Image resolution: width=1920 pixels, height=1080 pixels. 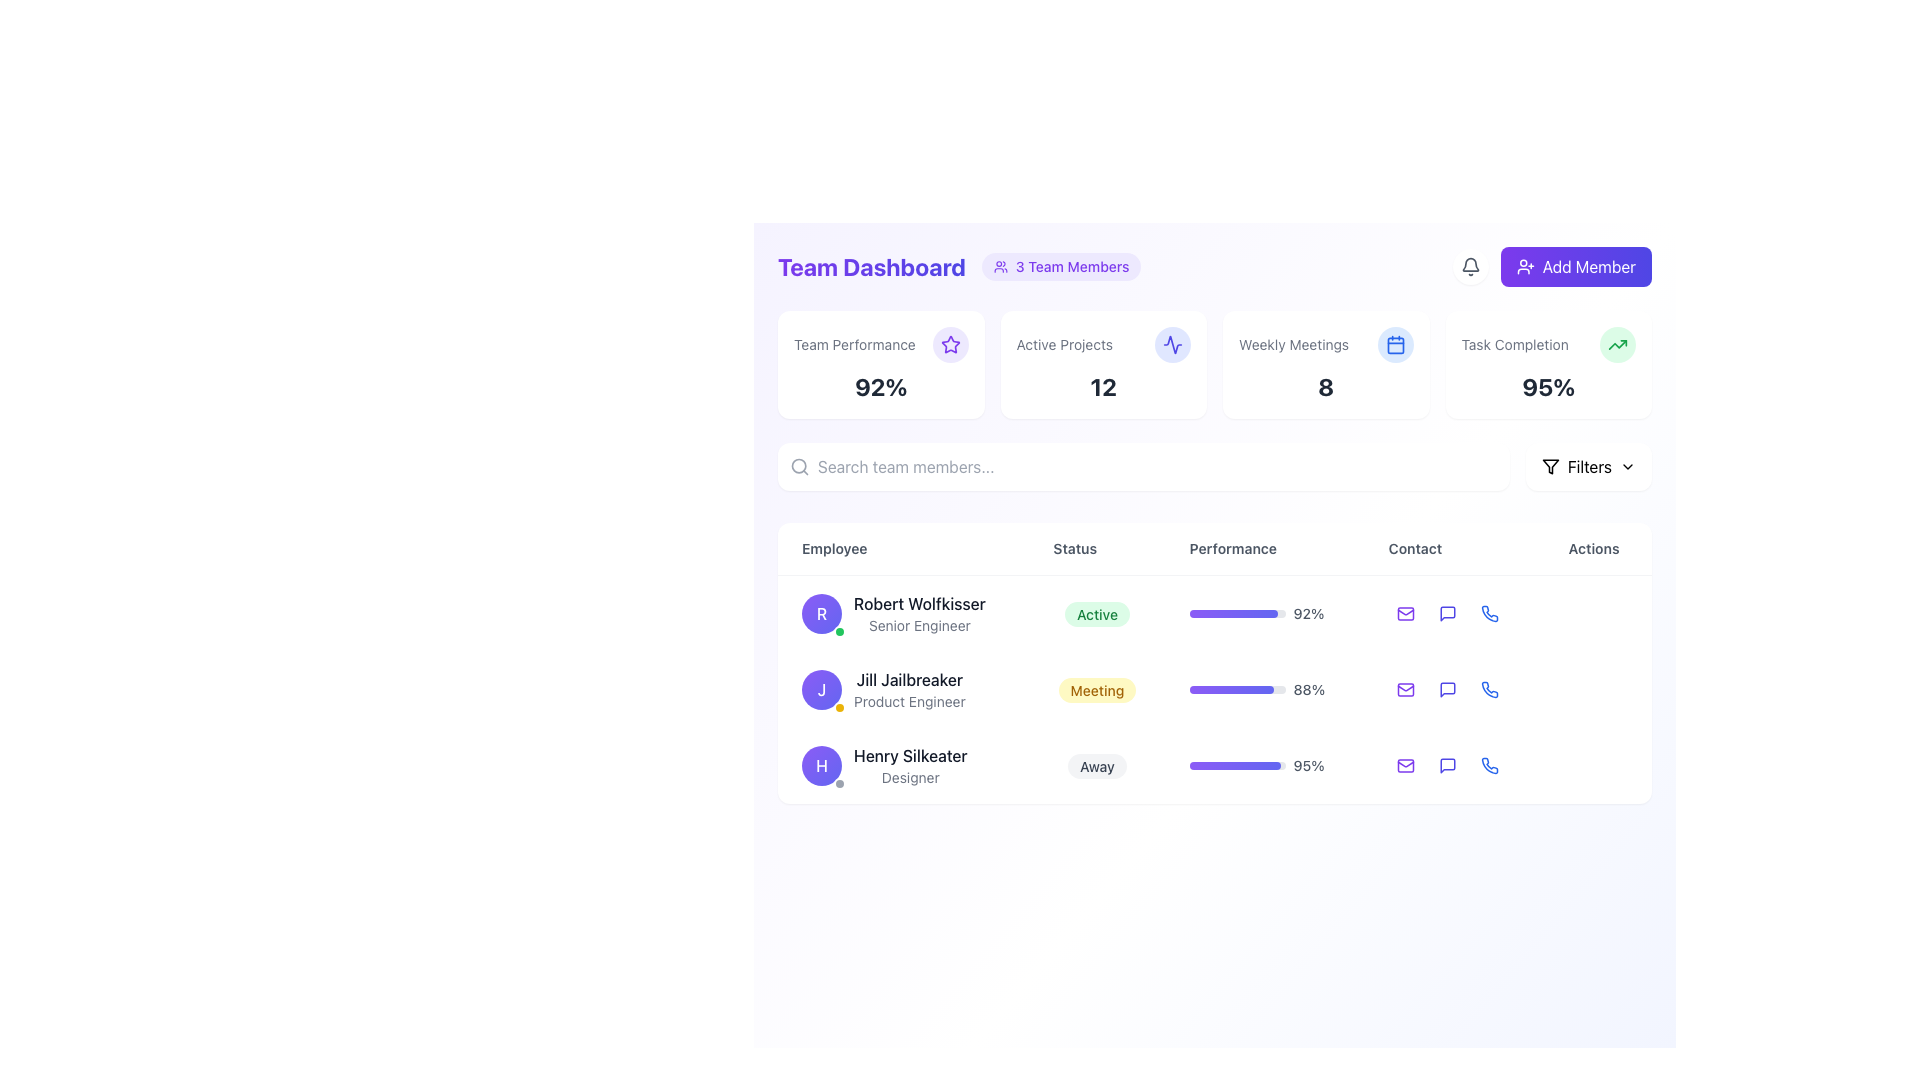 What do you see at coordinates (908, 678) in the screenshot?
I see `the text label displaying 'Jill Jailbreaker' in the second row of the employee list` at bounding box center [908, 678].